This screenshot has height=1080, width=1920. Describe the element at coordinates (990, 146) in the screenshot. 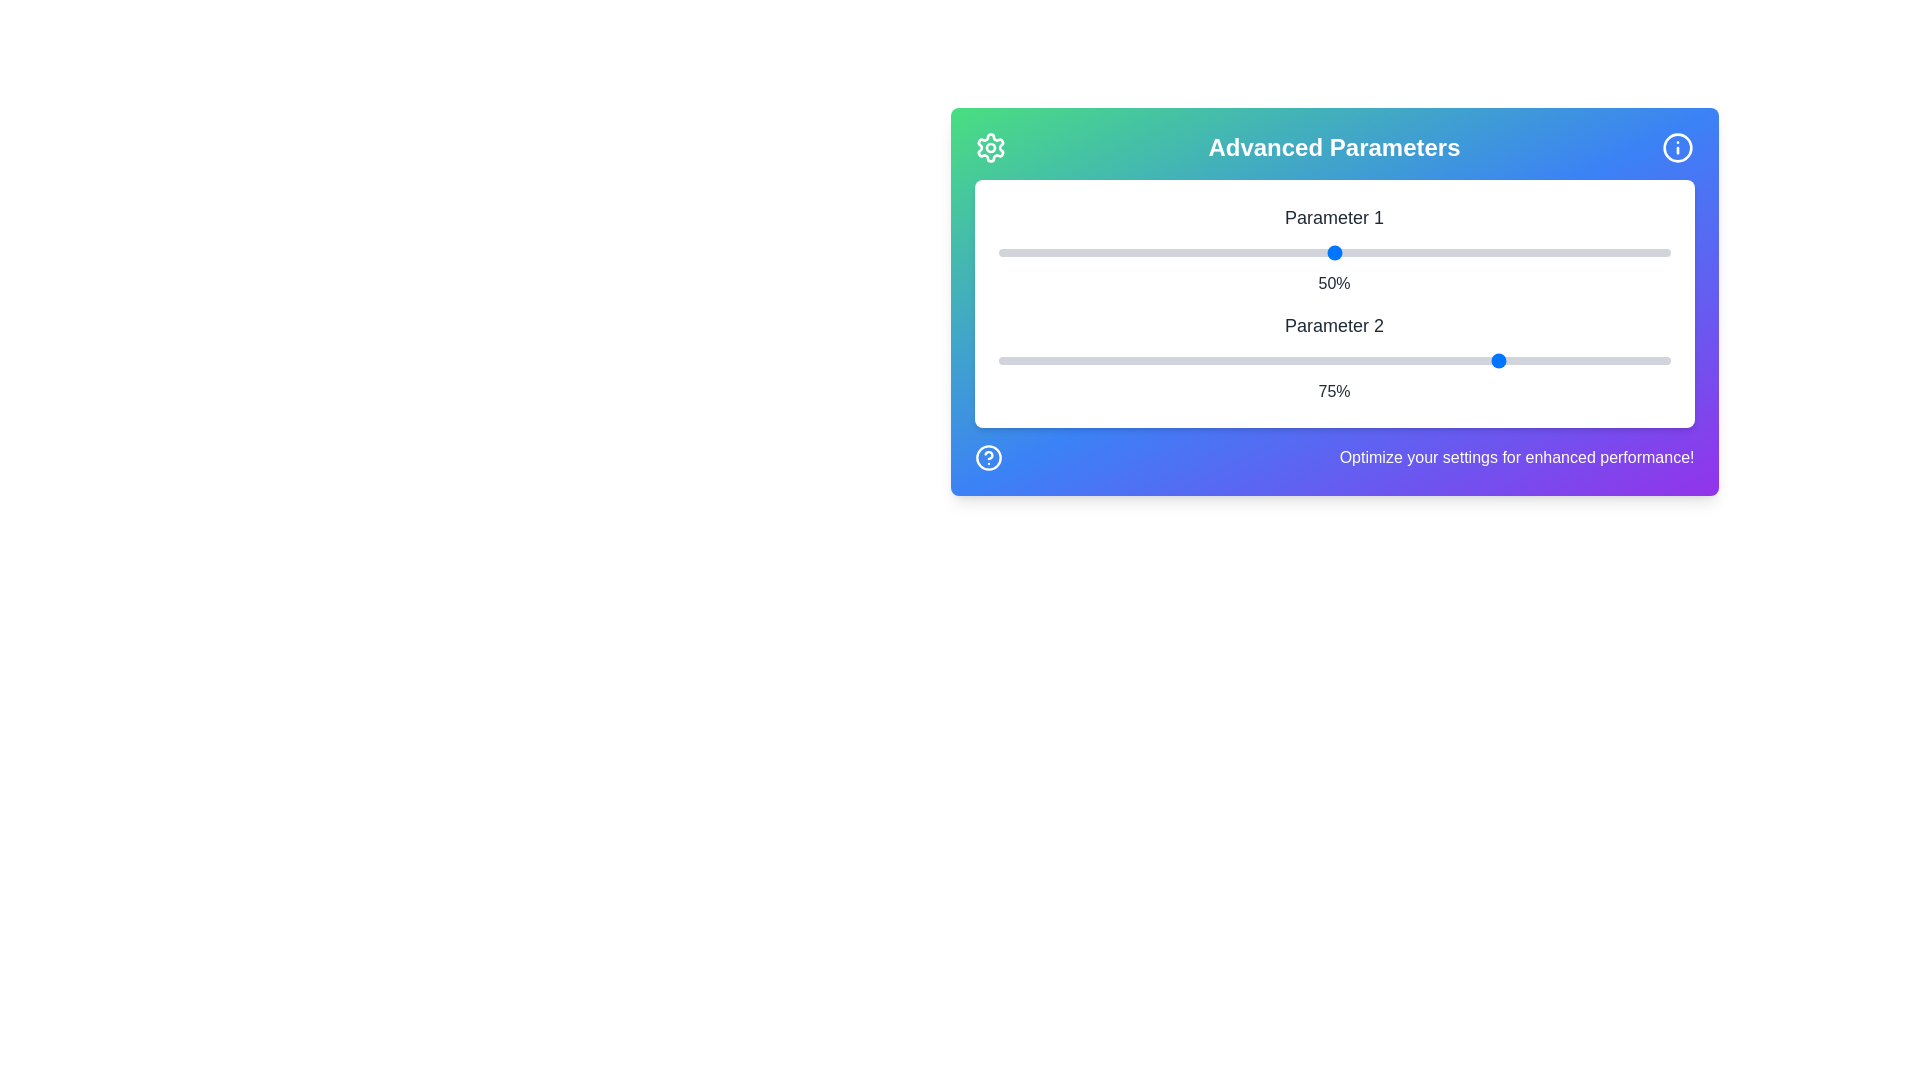

I see `the settings icon located at the top-left corner of the component` at that location.